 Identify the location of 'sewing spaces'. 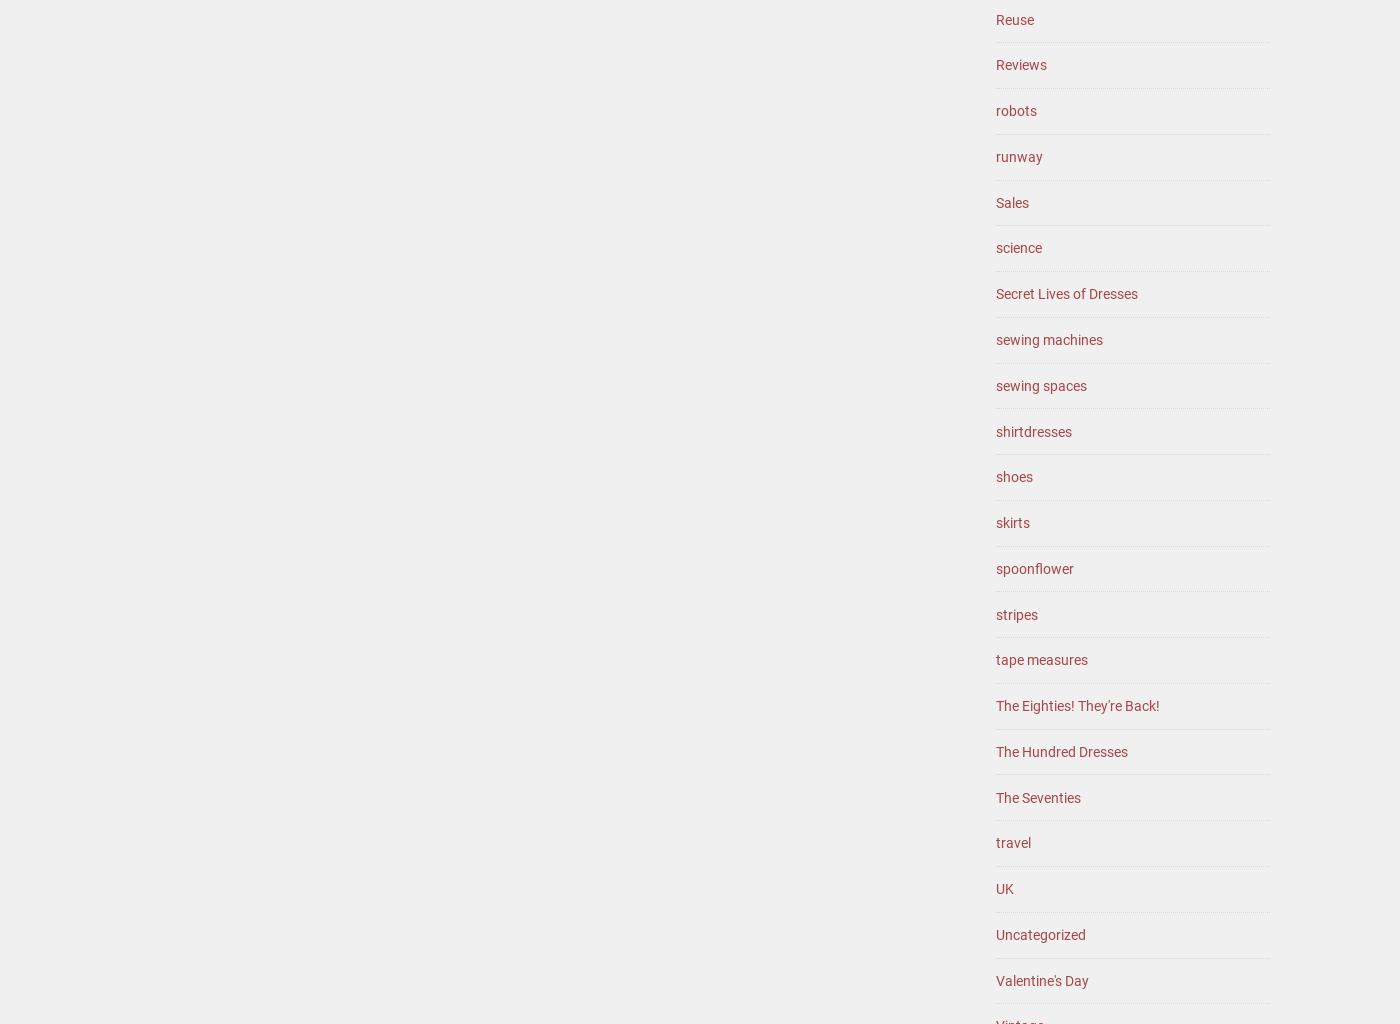
(1041, 384).